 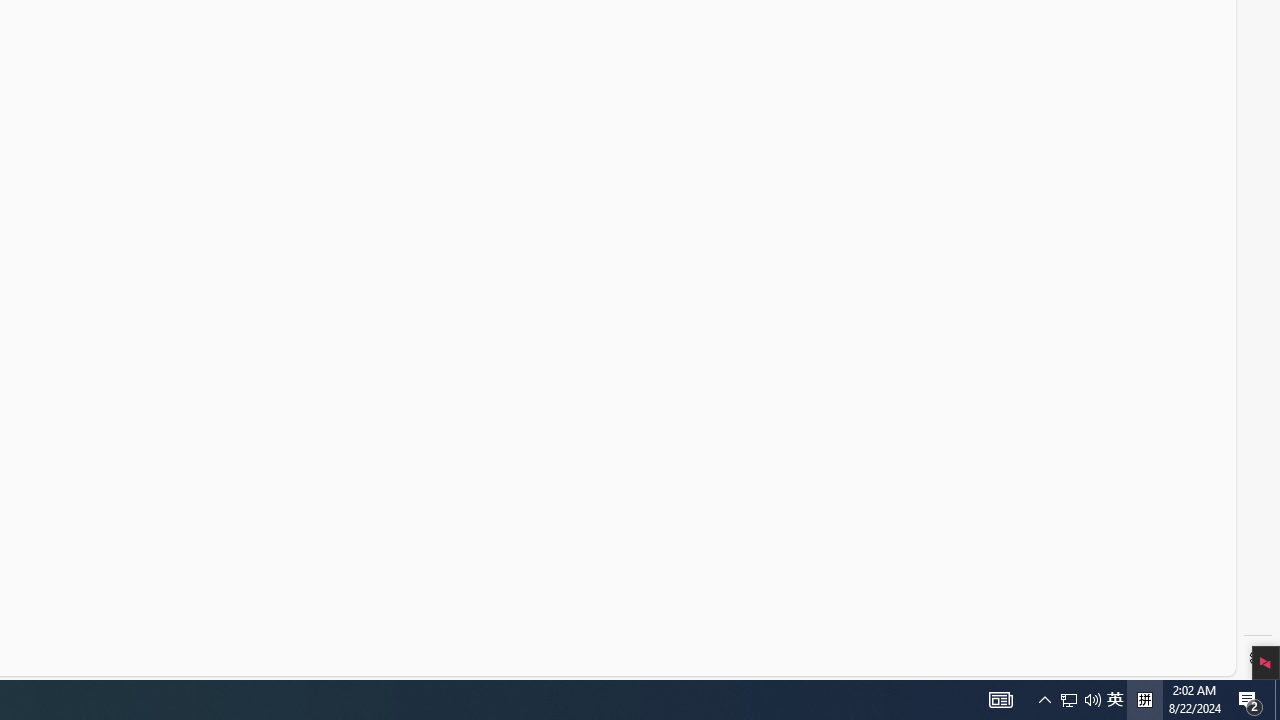 I want to click on 'Tray Input Indicator - Chinese (Simplified, China)', so click(x=1114, y=698).